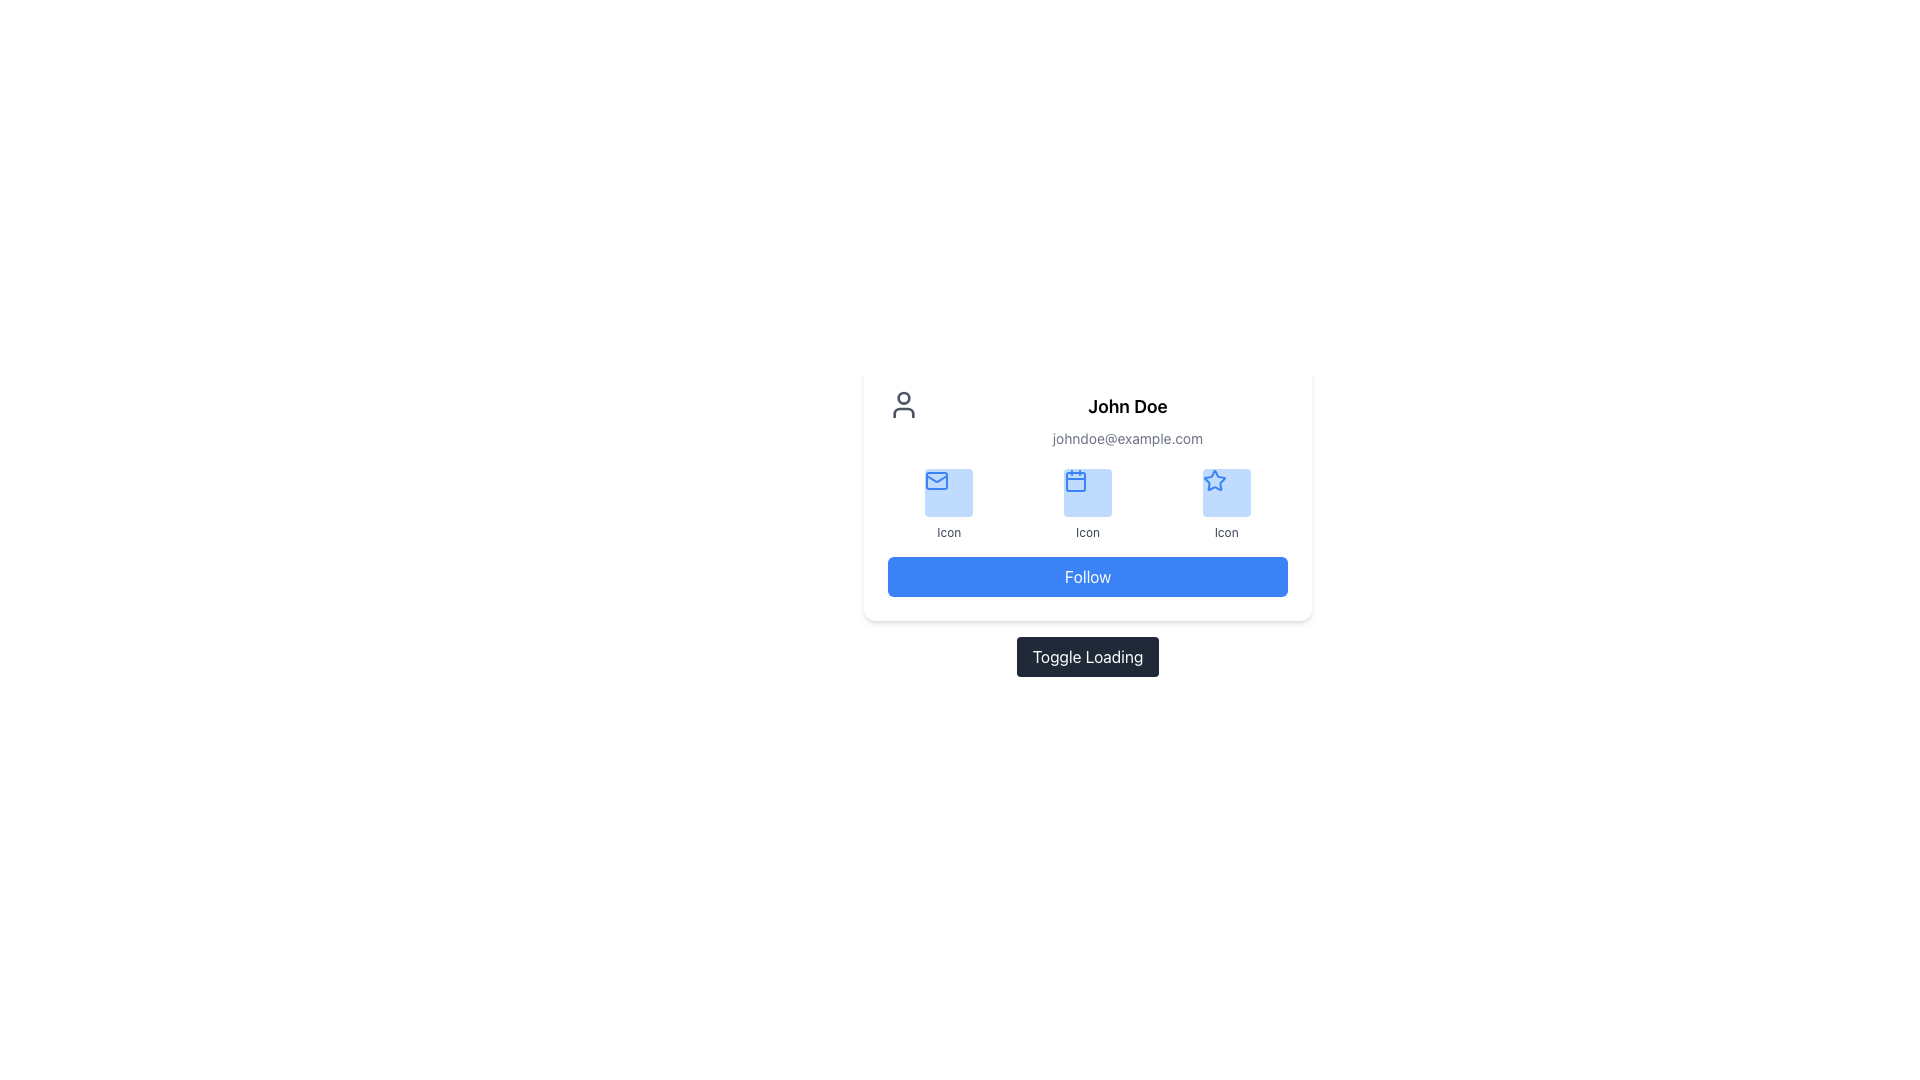 The image size is (1920, 1080). What do you see at coordinates (948, 531) in the screenshot?
I see `the text label that contains the word 'Icon' in gray color, located below the blue button with a mail icon` at bounding box center [948, 531].